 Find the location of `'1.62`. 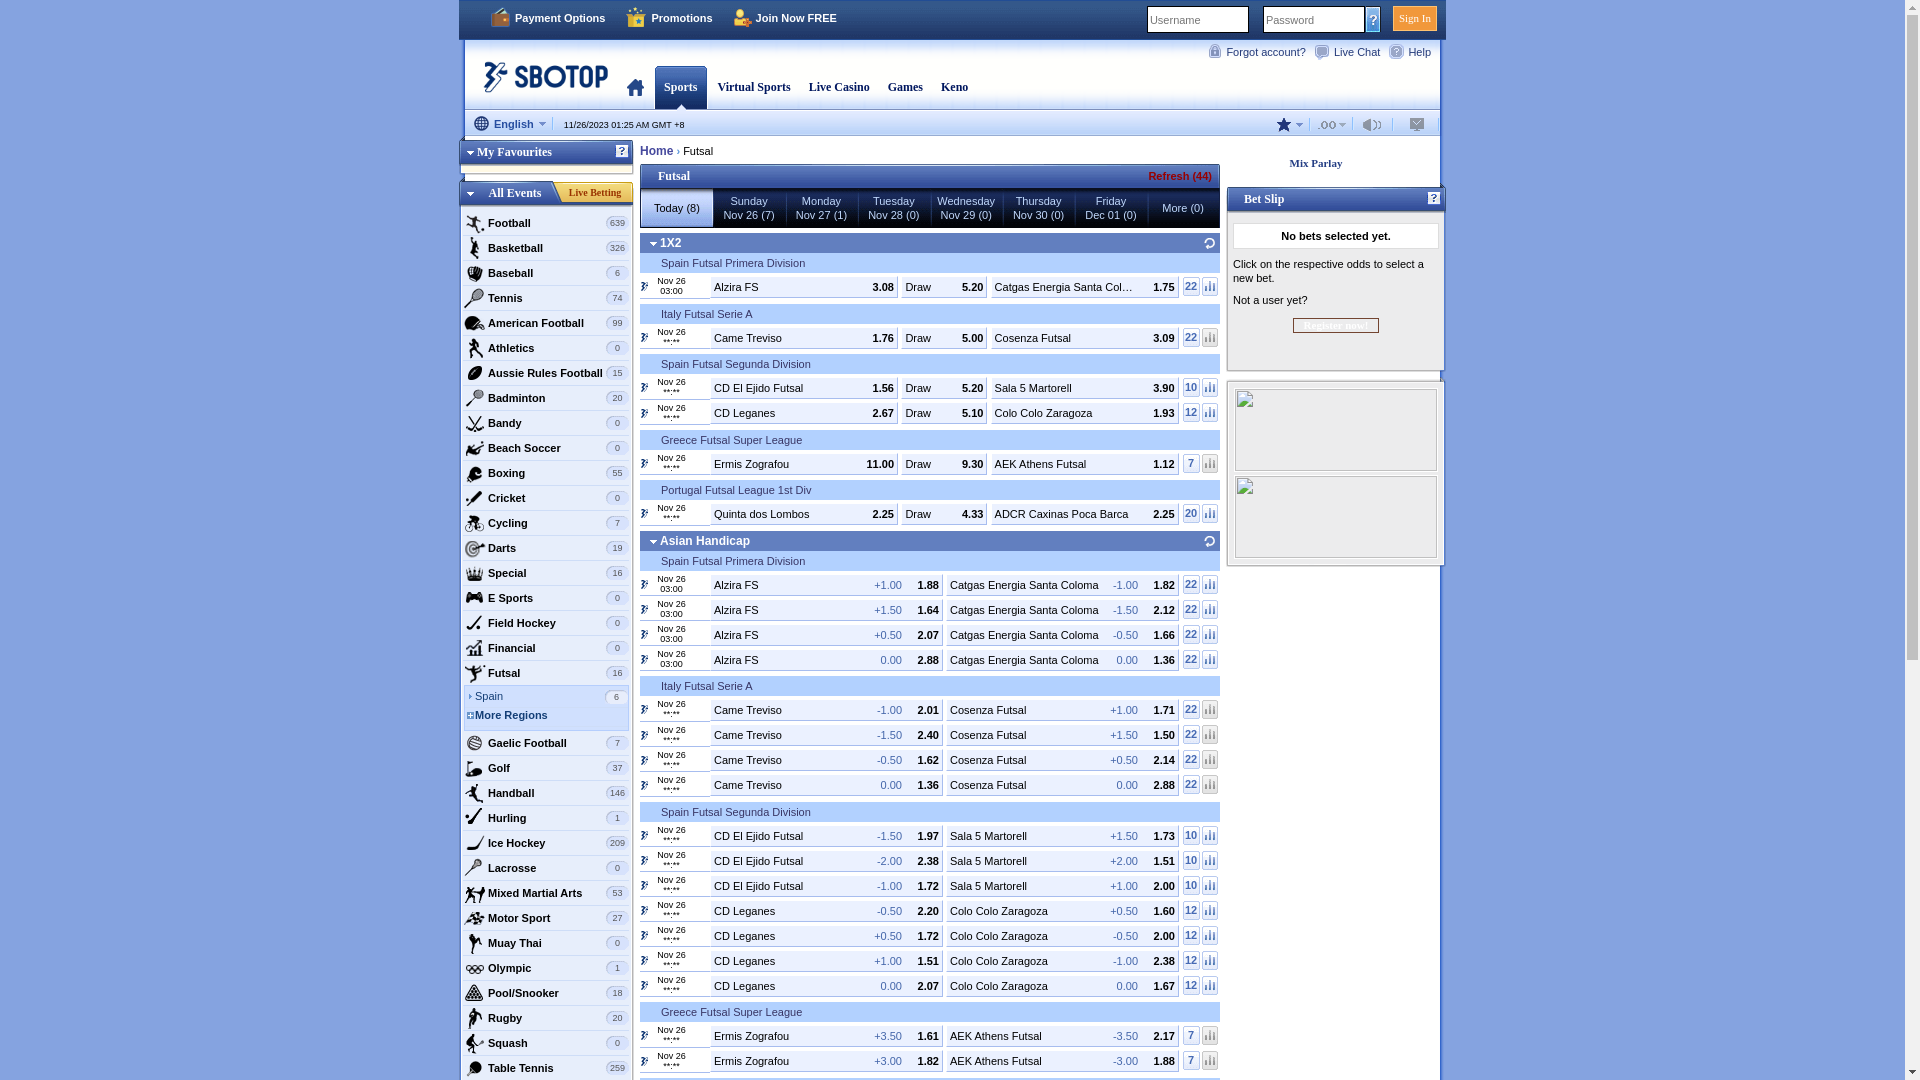

'1.62 is located at coordinates (826, 759).